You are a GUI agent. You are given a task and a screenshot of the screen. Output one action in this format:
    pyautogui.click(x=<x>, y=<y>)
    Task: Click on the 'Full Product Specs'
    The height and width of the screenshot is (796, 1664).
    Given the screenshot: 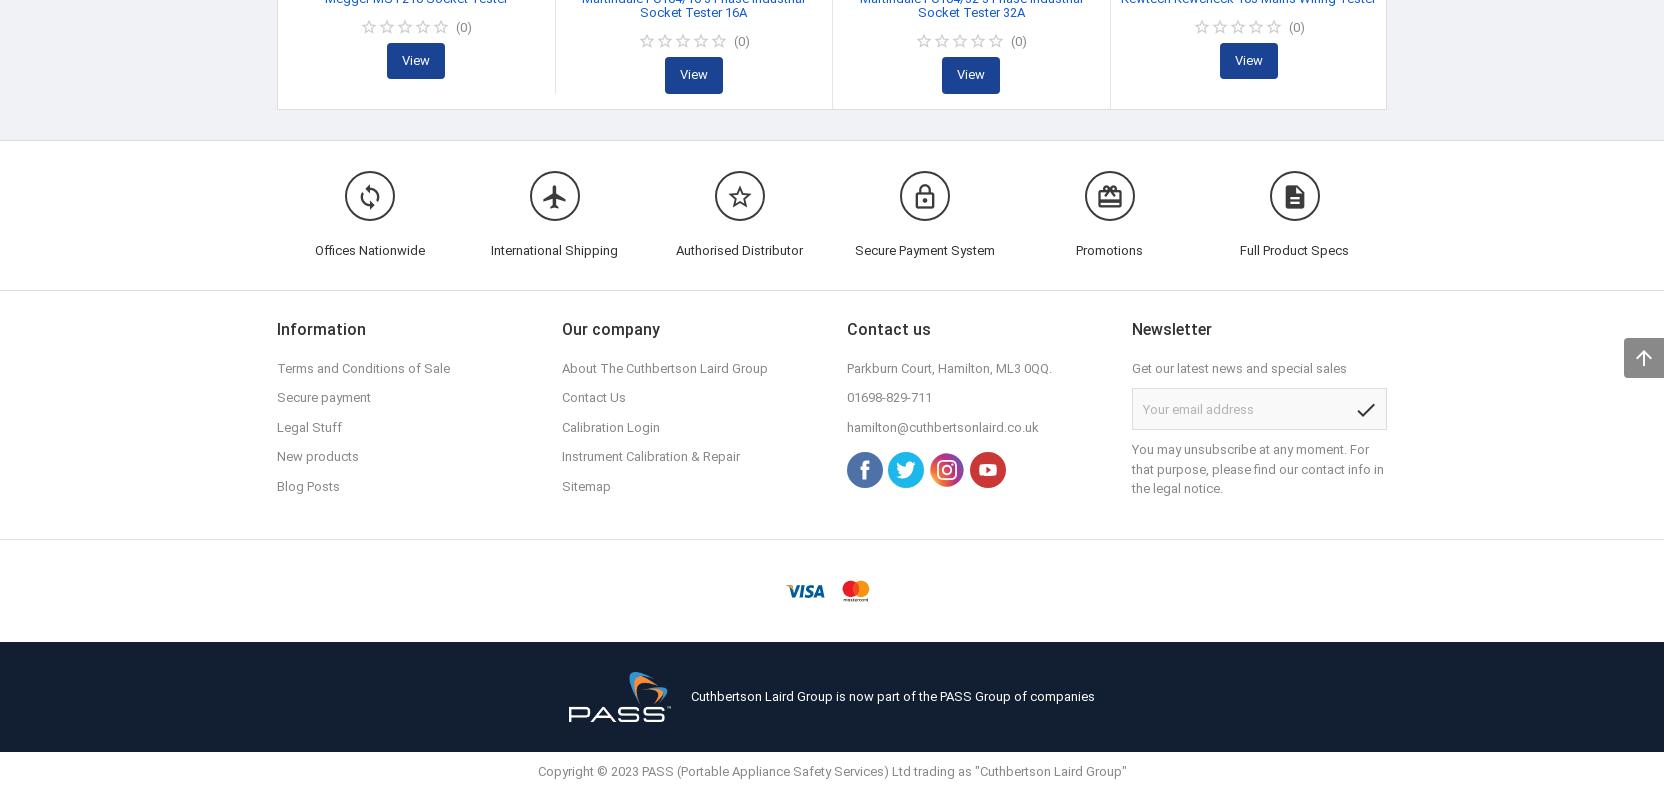 What is the action you would take?
    pyautogui.click(x=1293, y=249)
    